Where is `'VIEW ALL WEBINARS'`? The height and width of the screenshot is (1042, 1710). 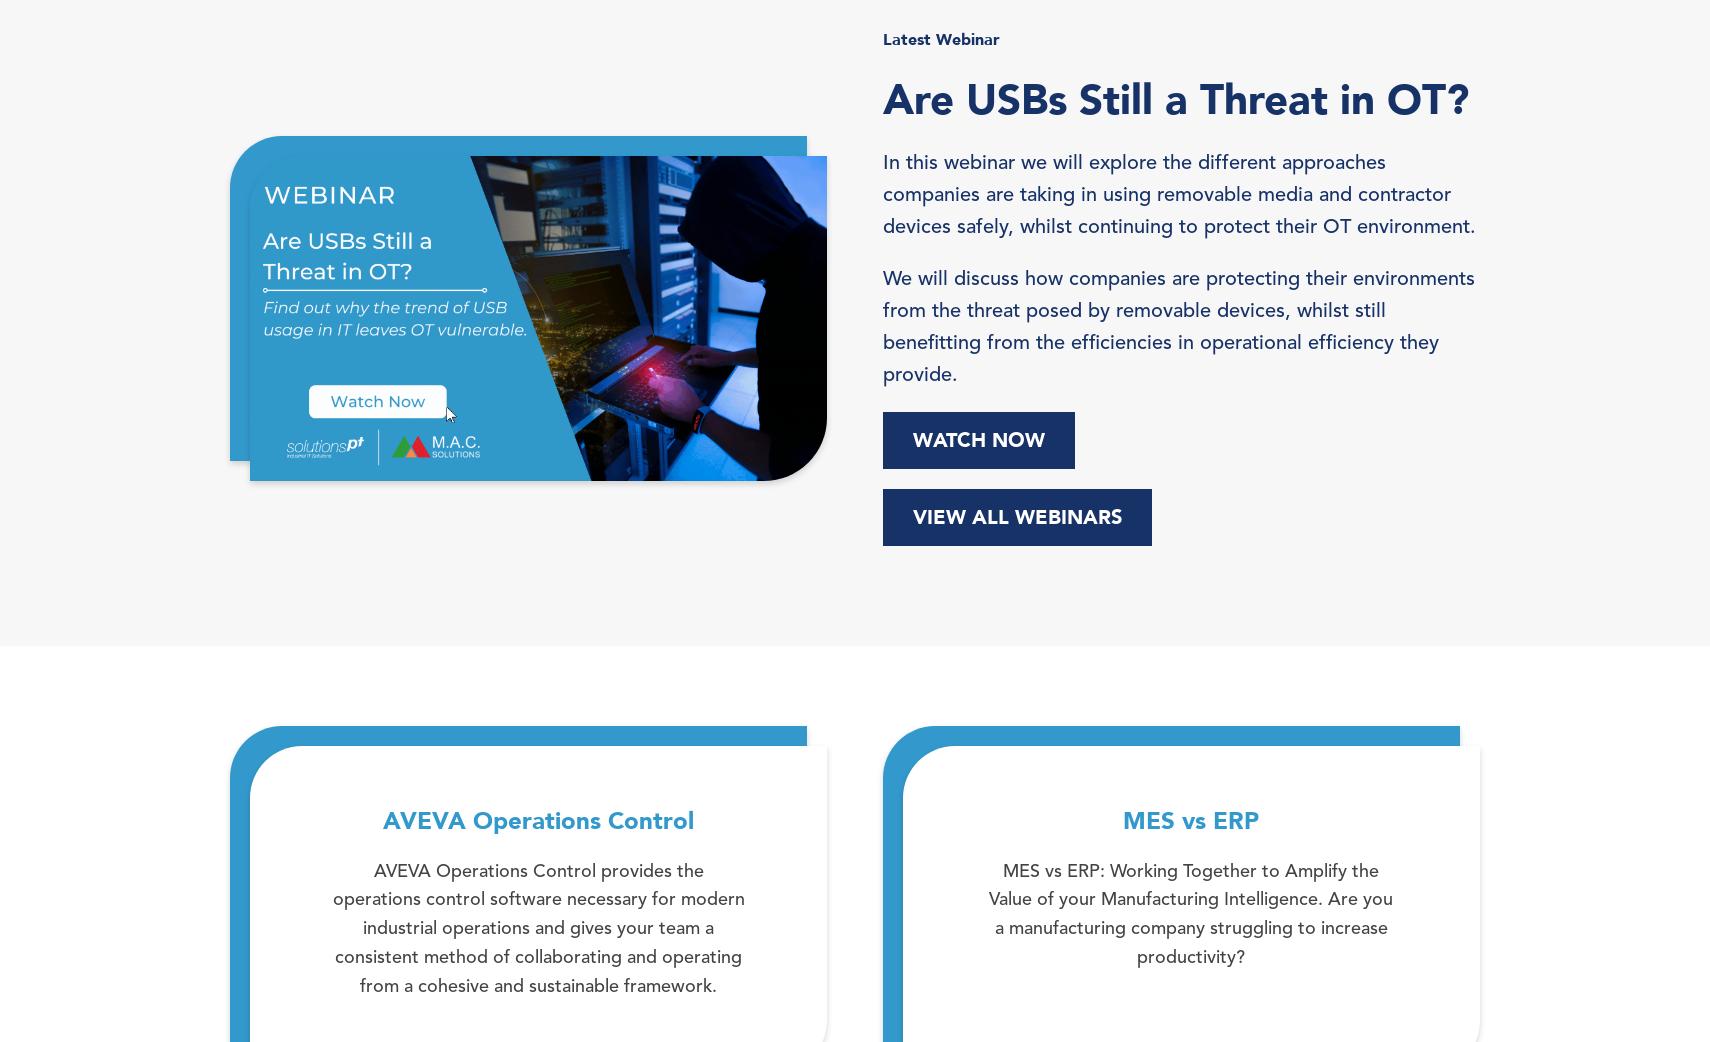 'VIEW ALL WEBINARS' is located at coordinates (1015, 517).